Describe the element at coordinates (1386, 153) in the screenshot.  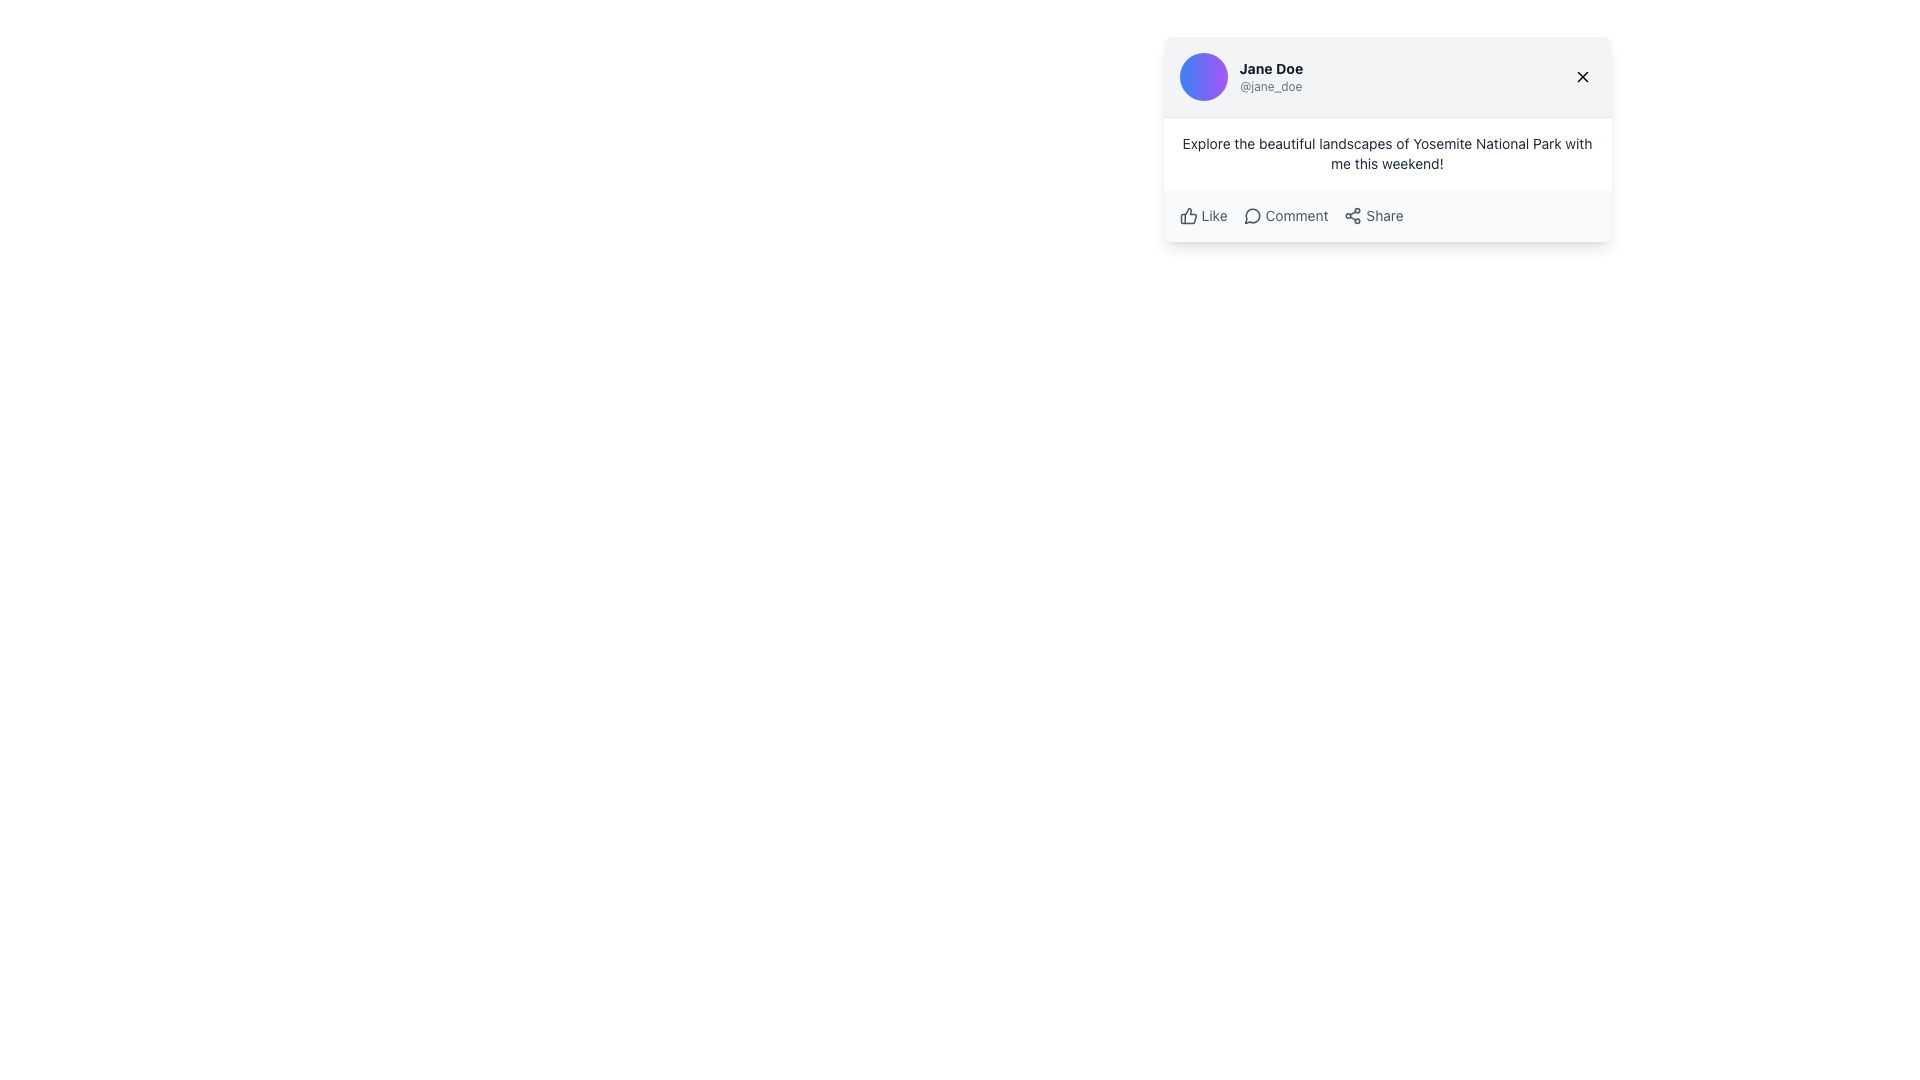
I see `the Text Display element that contains the sentence 'Explore the beautiful landscapes of Yosemite National Park with me this weekend!', which is centrally aligned in a card layout` at that location.